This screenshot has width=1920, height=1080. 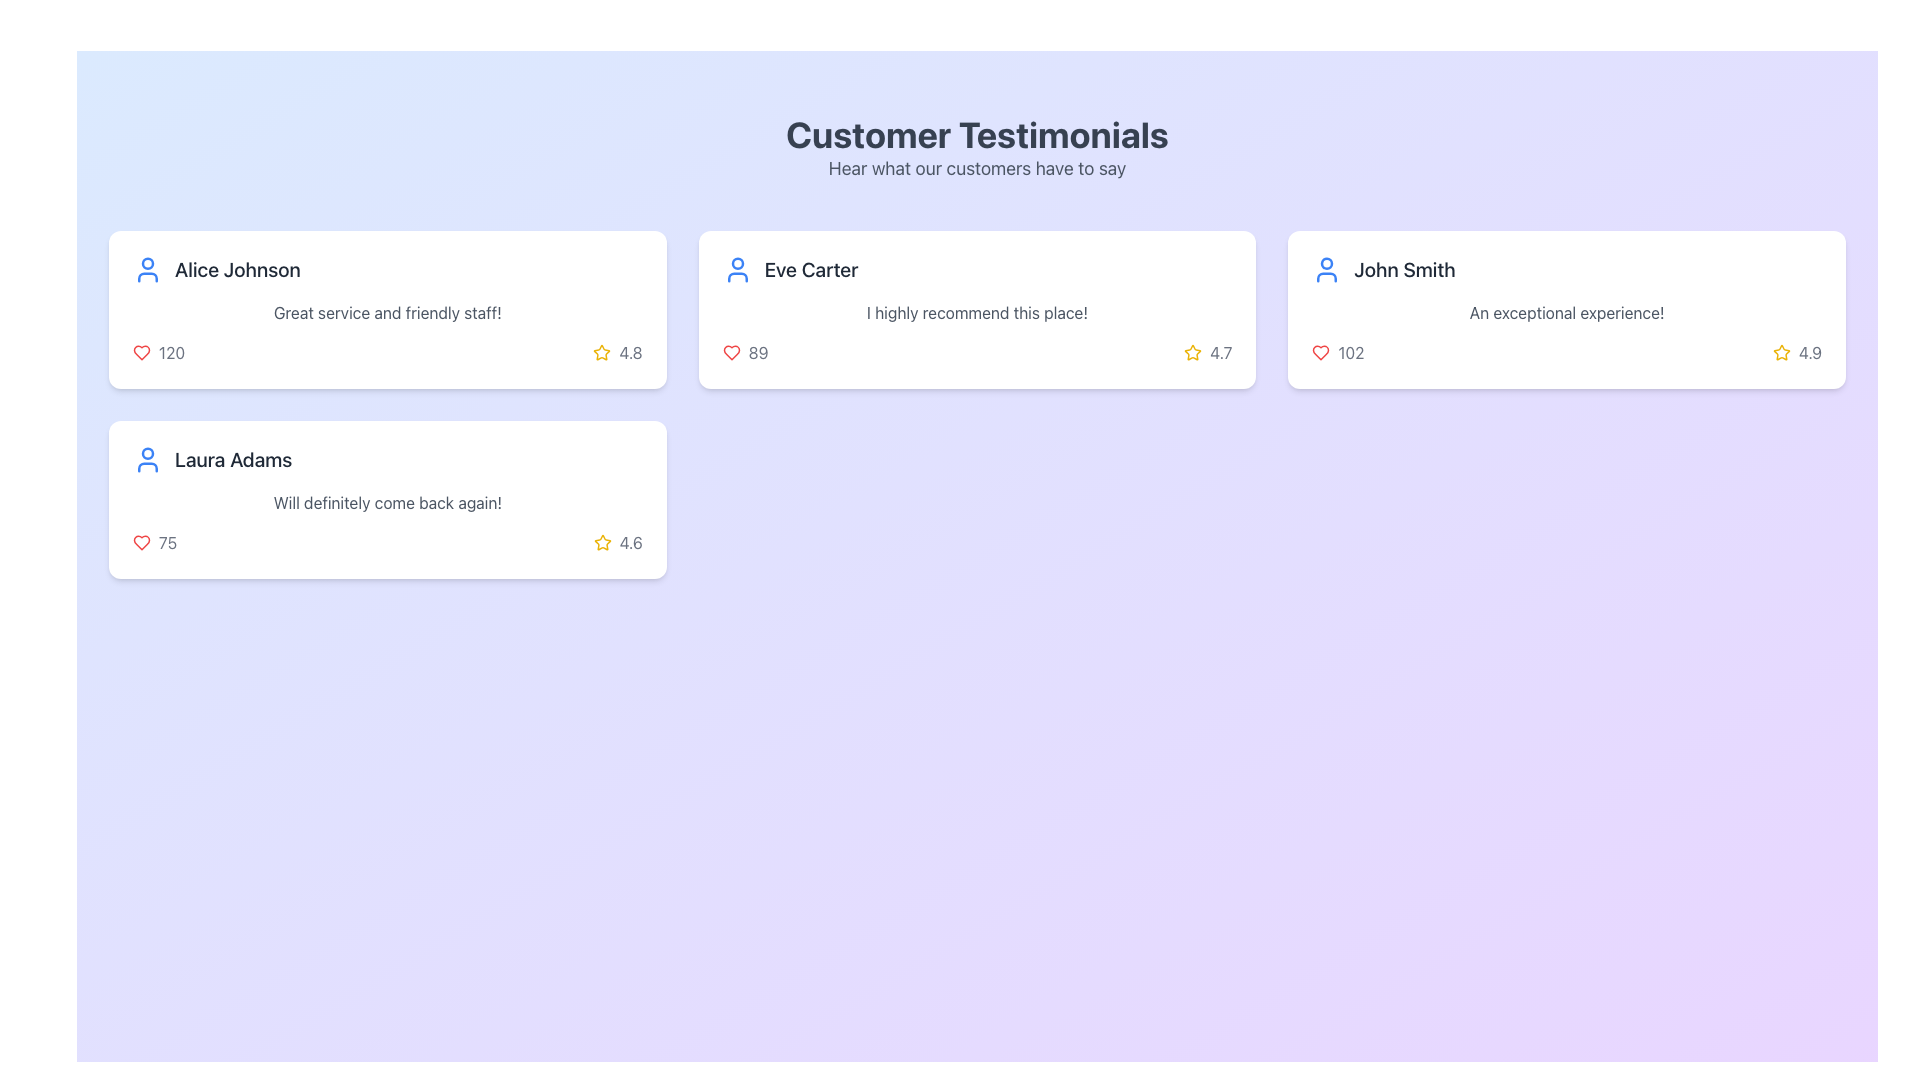 What do you see at coordinates (1810, 352) in the screenshot?
I see `numerical rating value '4.9' displayed in a sans-serif font next to a yellow star icon on the testimonial card for user 'John Smith'` at bounding box center [1810, 352].